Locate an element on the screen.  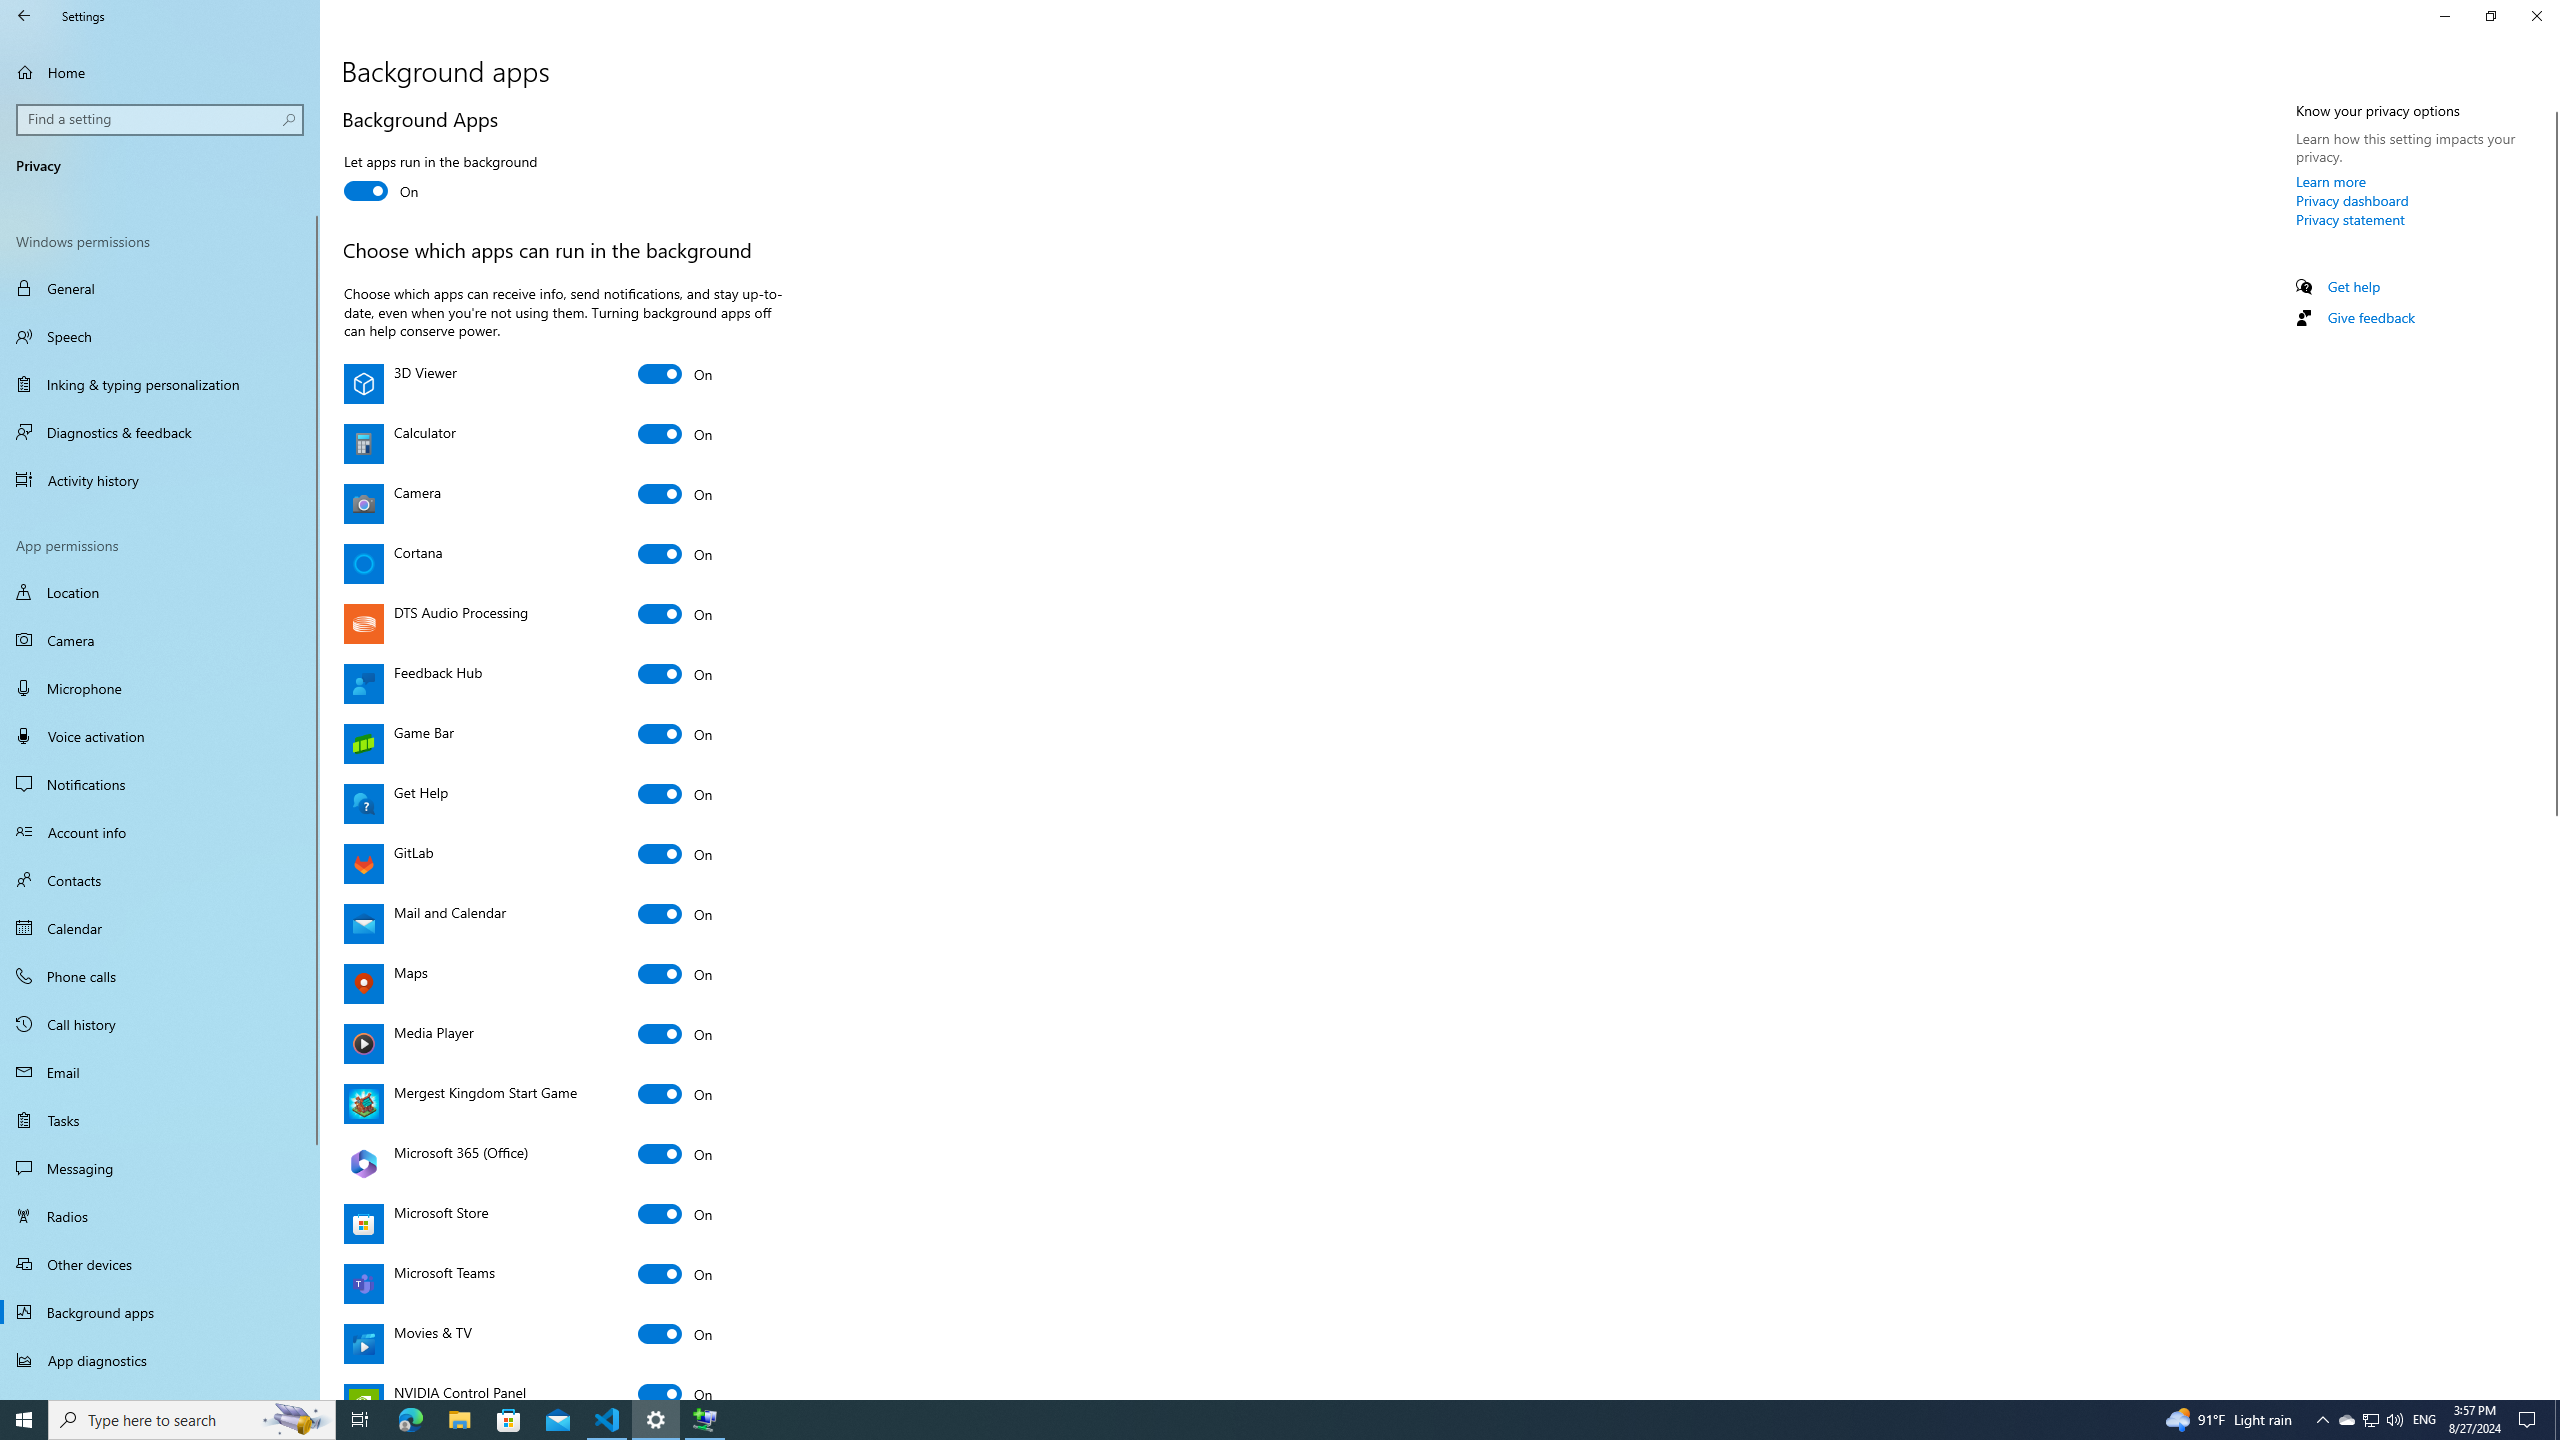
'Cortana' is located at coordinates (674, 554).